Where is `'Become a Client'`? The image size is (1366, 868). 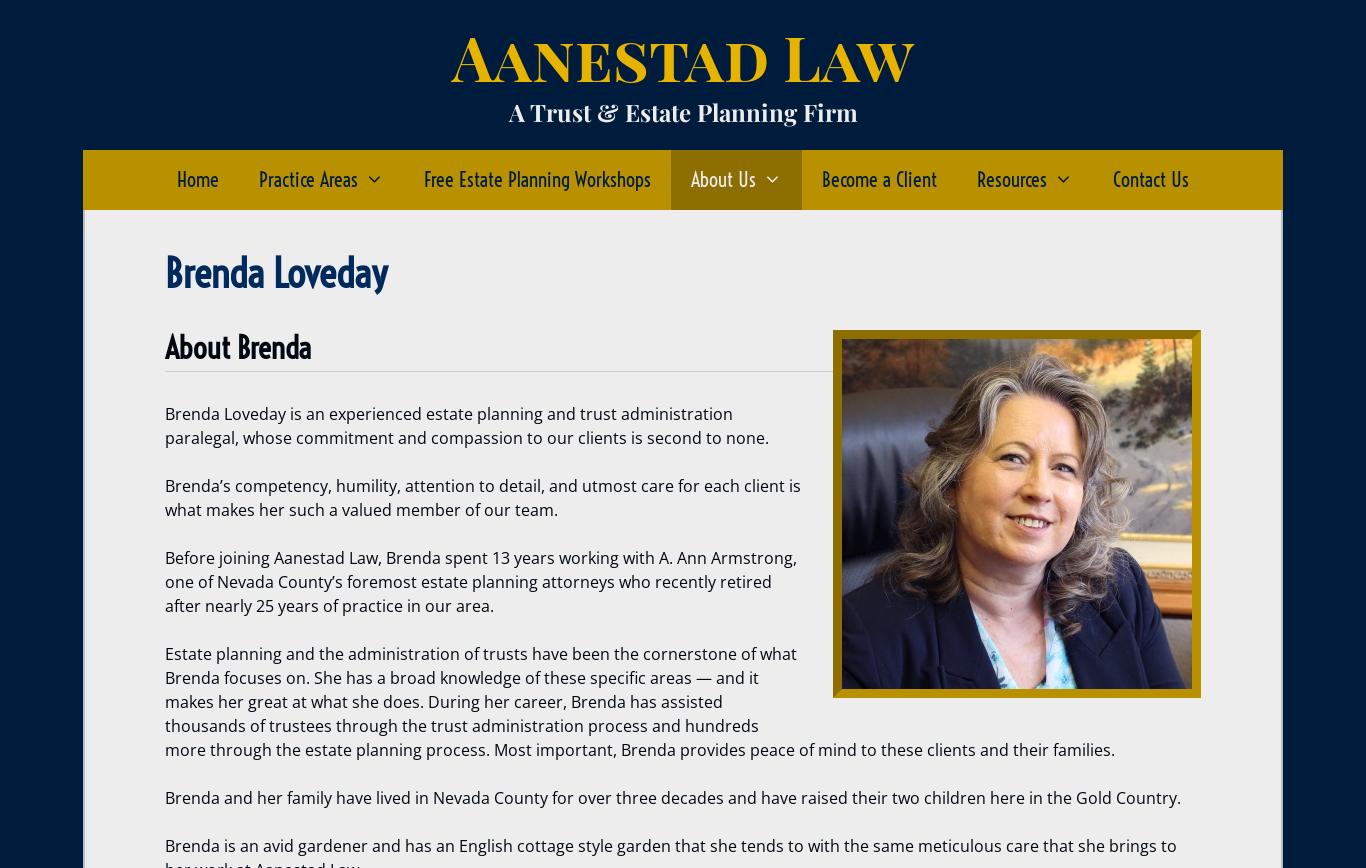 'Become a Client' is located at coordinates (821, 179).